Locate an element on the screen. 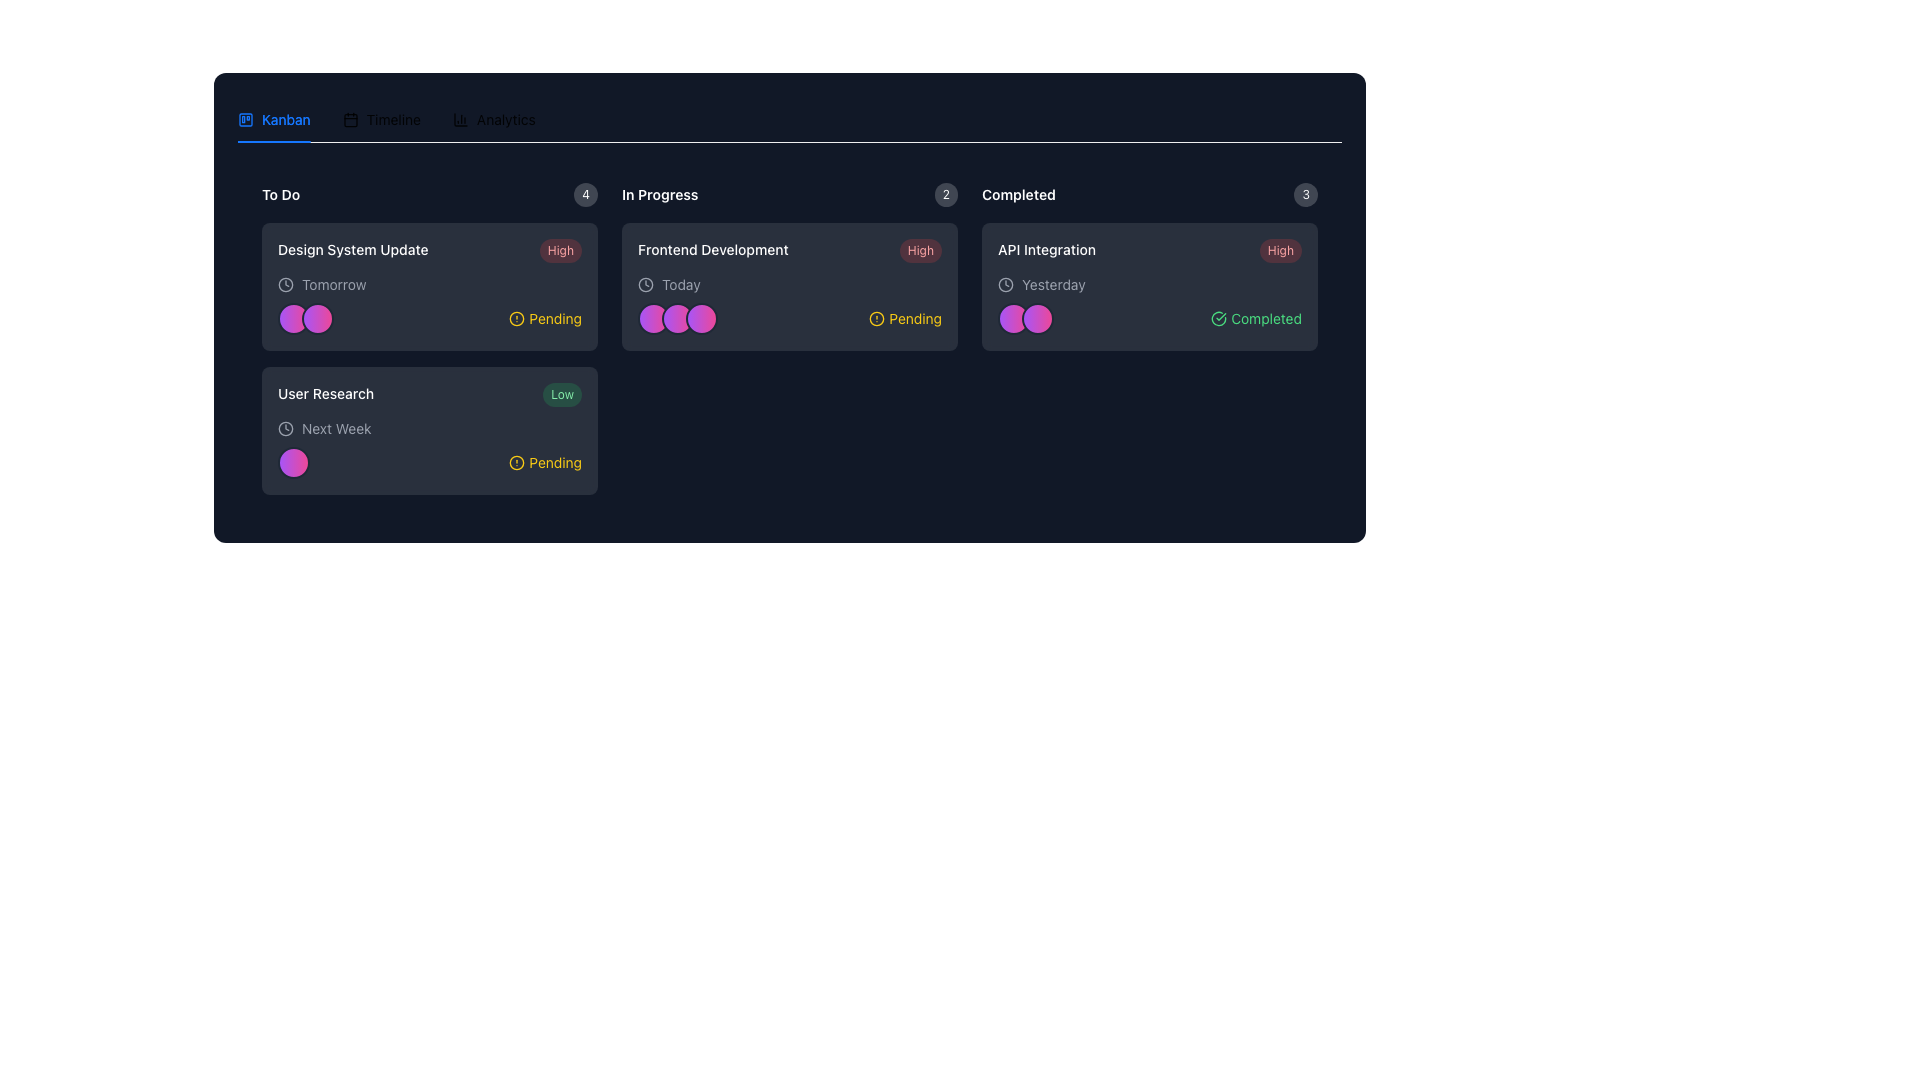 The image size is (1920, 1080). text 'High' from the pill-shaped badge with rounded edges located in the upper-right corner of the 'Frontend Development' card in the 'In Progress' section of the Kanban board is located at coordinates (919, 249).